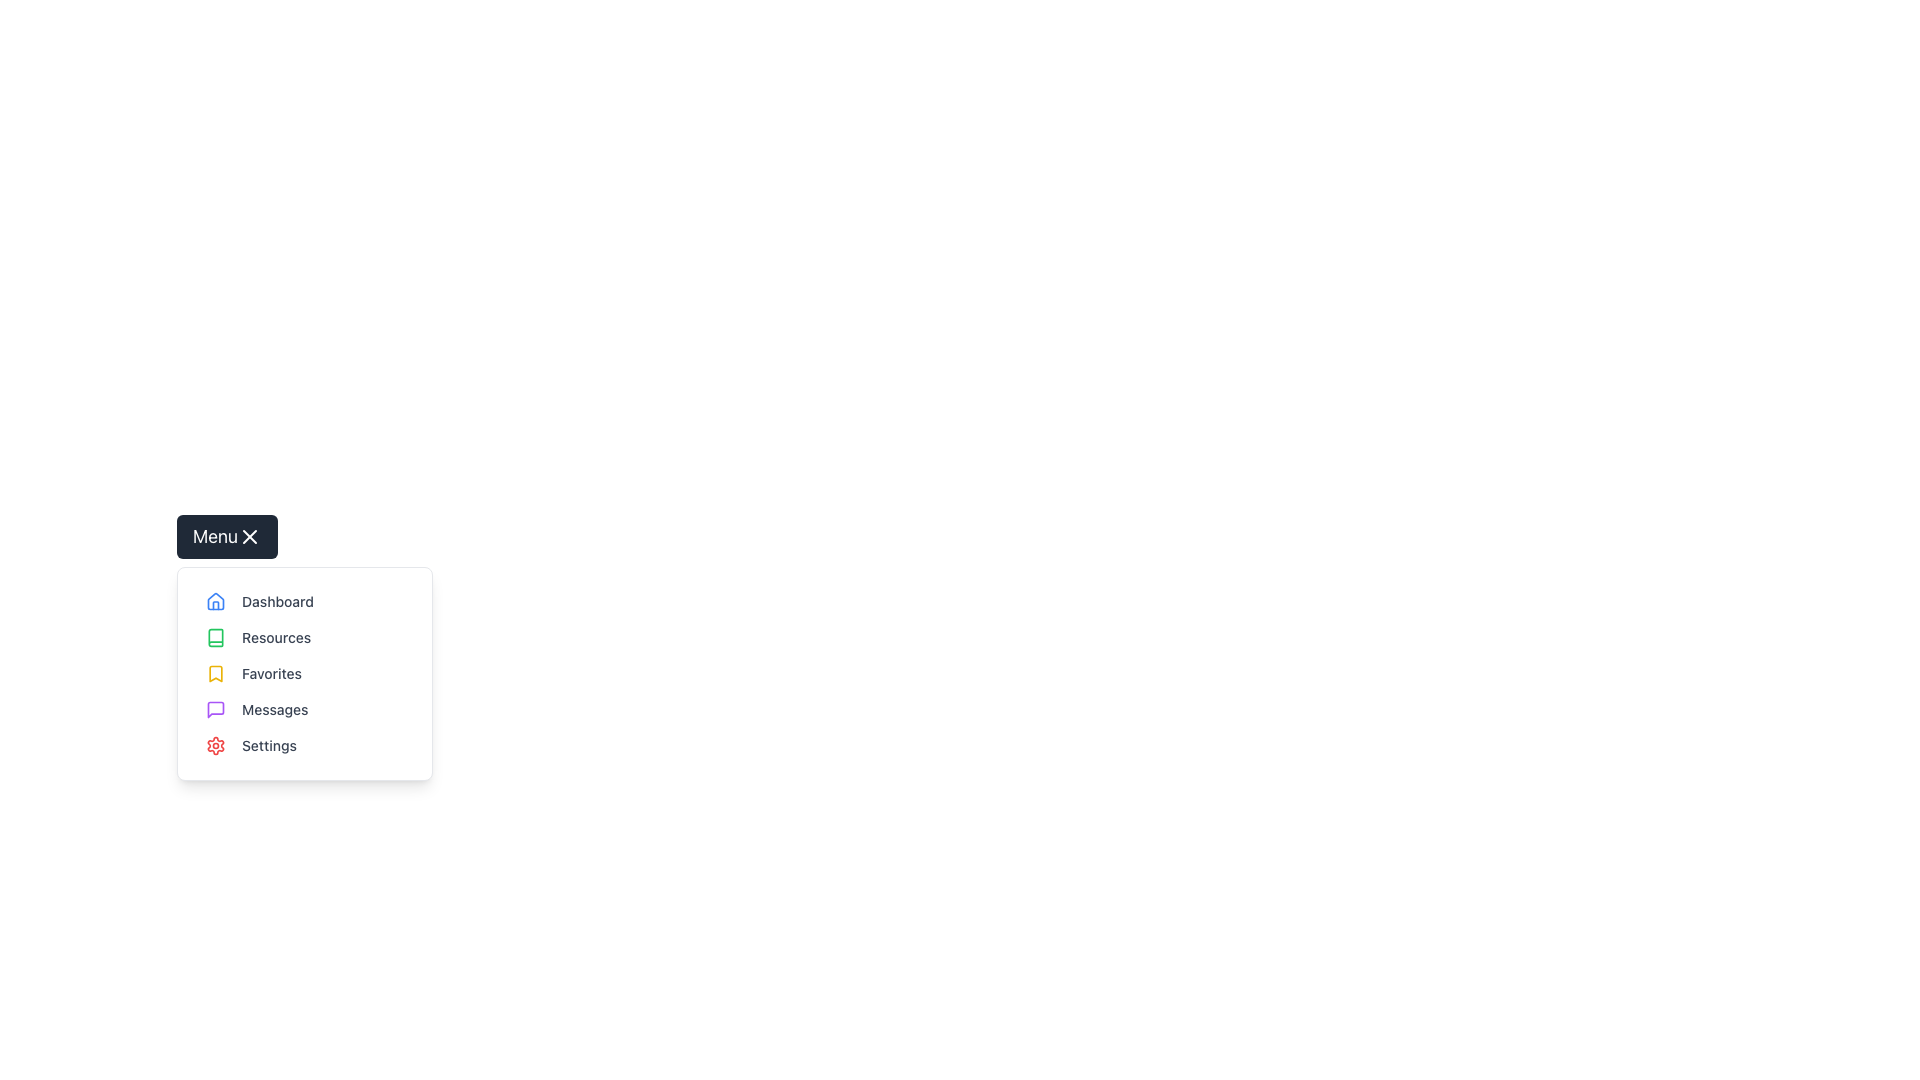 Image resolution: width=1920 pixels, height=1080 pixels. I want to click on the settings link or button located at the bottom of the vertical menu for keyboard navigation, so click(304, 745).